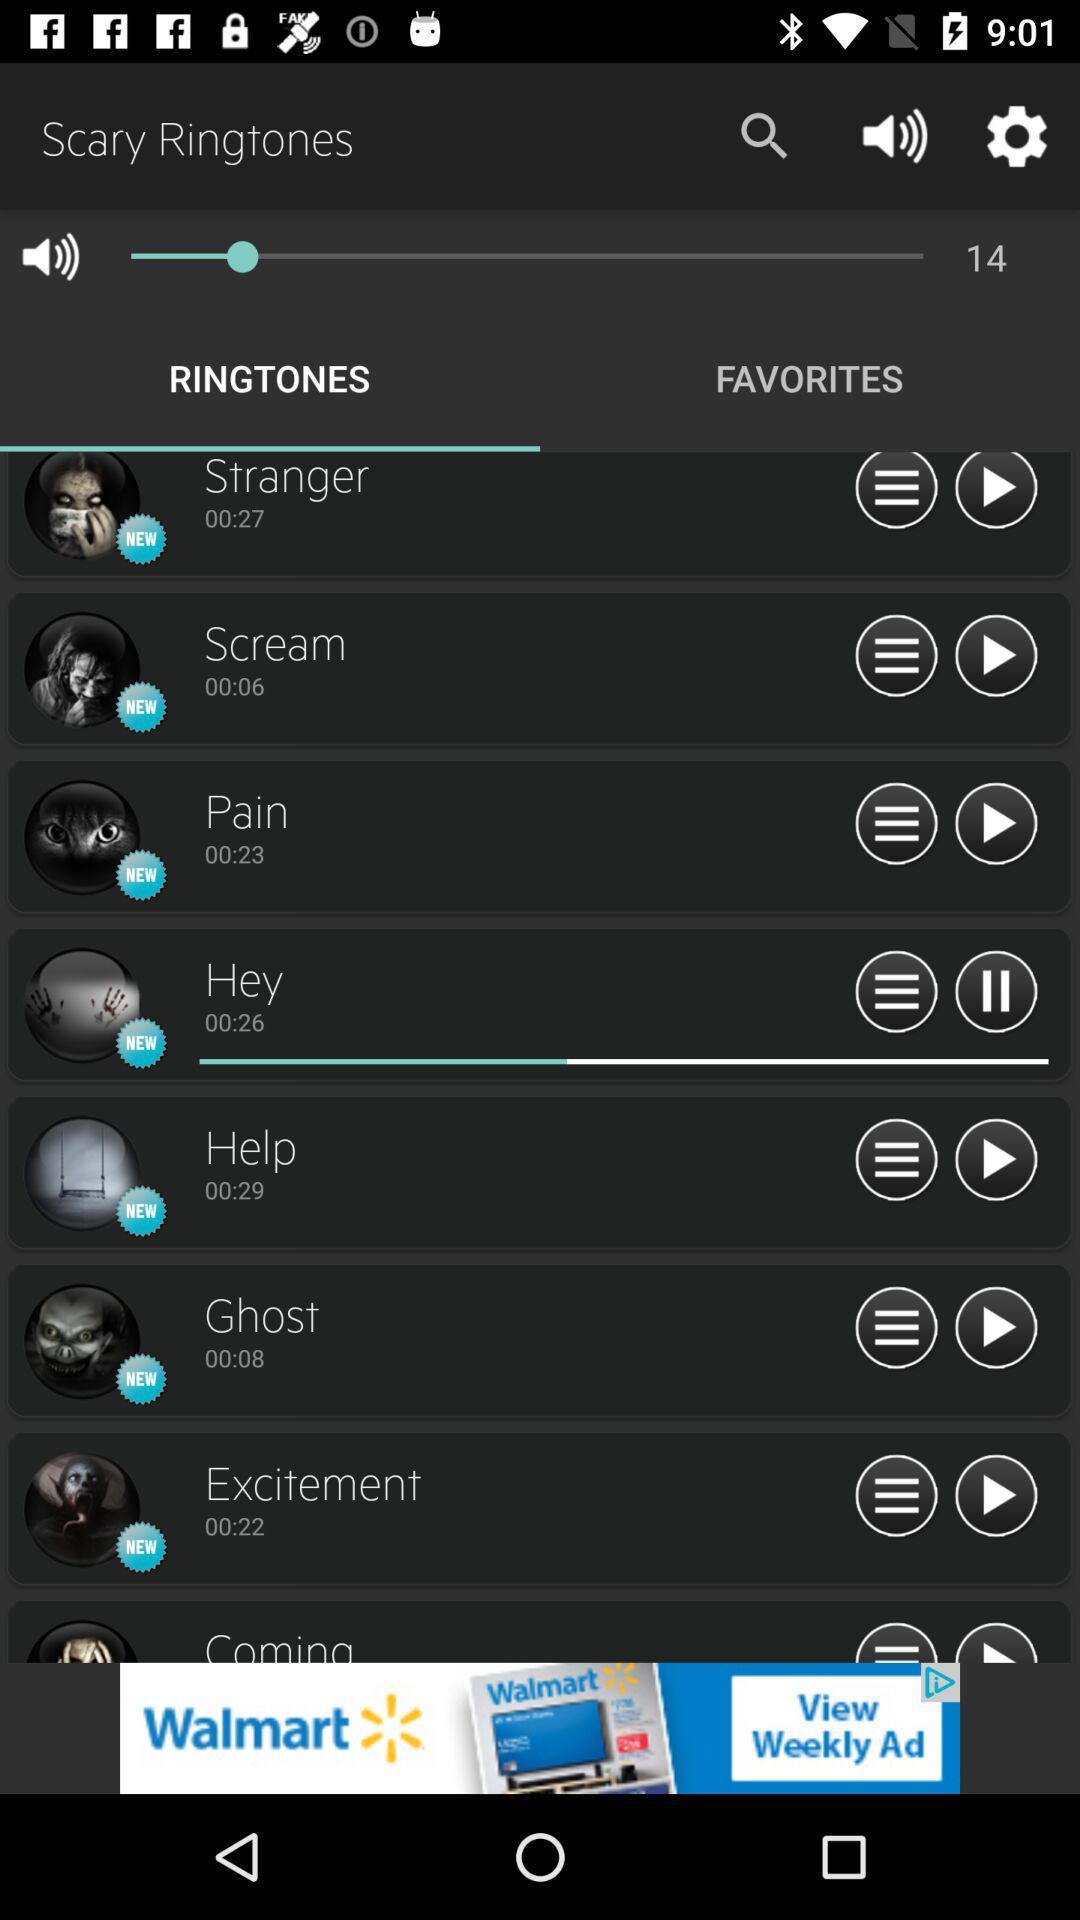  What do you see at coordinates (995, 657) in the screenshot?
I see `previous` at bounding box center [995, 657].